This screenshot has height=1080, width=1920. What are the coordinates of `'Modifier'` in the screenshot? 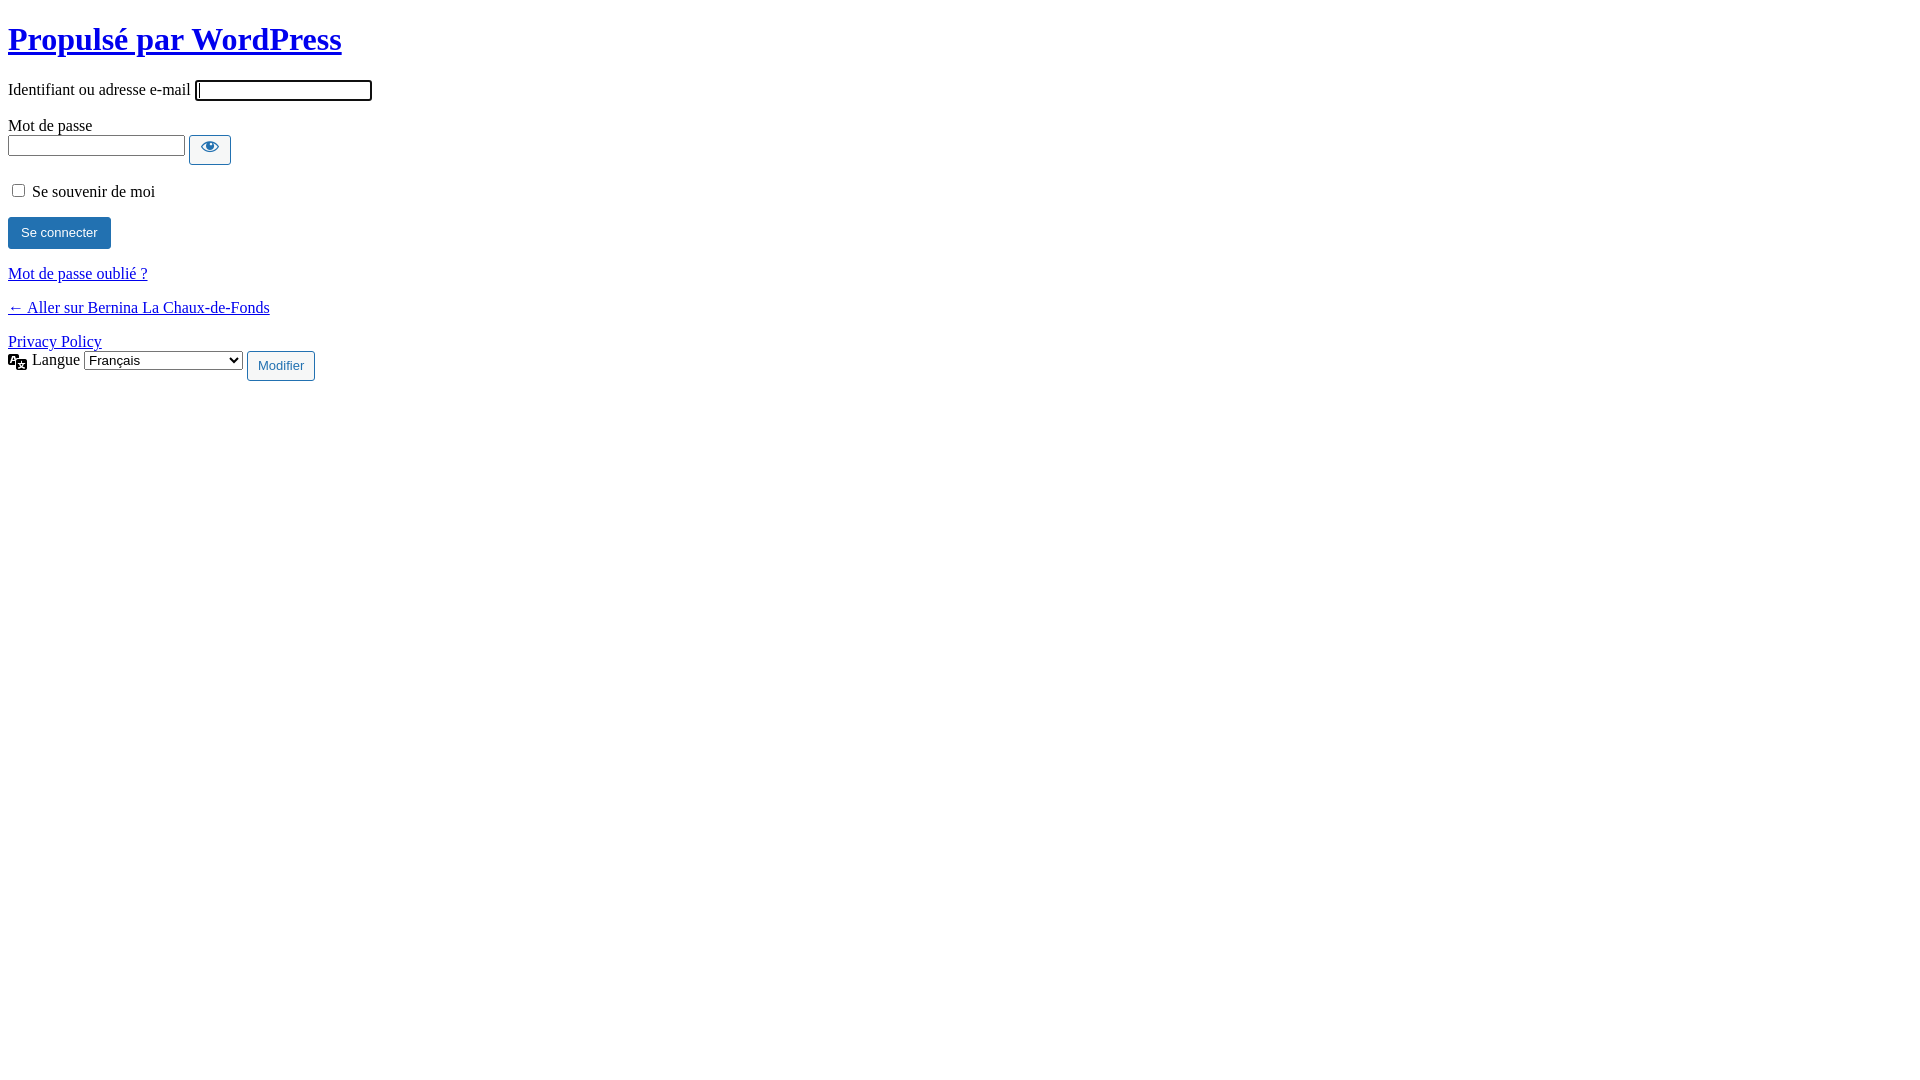 It's located at (280, 366).